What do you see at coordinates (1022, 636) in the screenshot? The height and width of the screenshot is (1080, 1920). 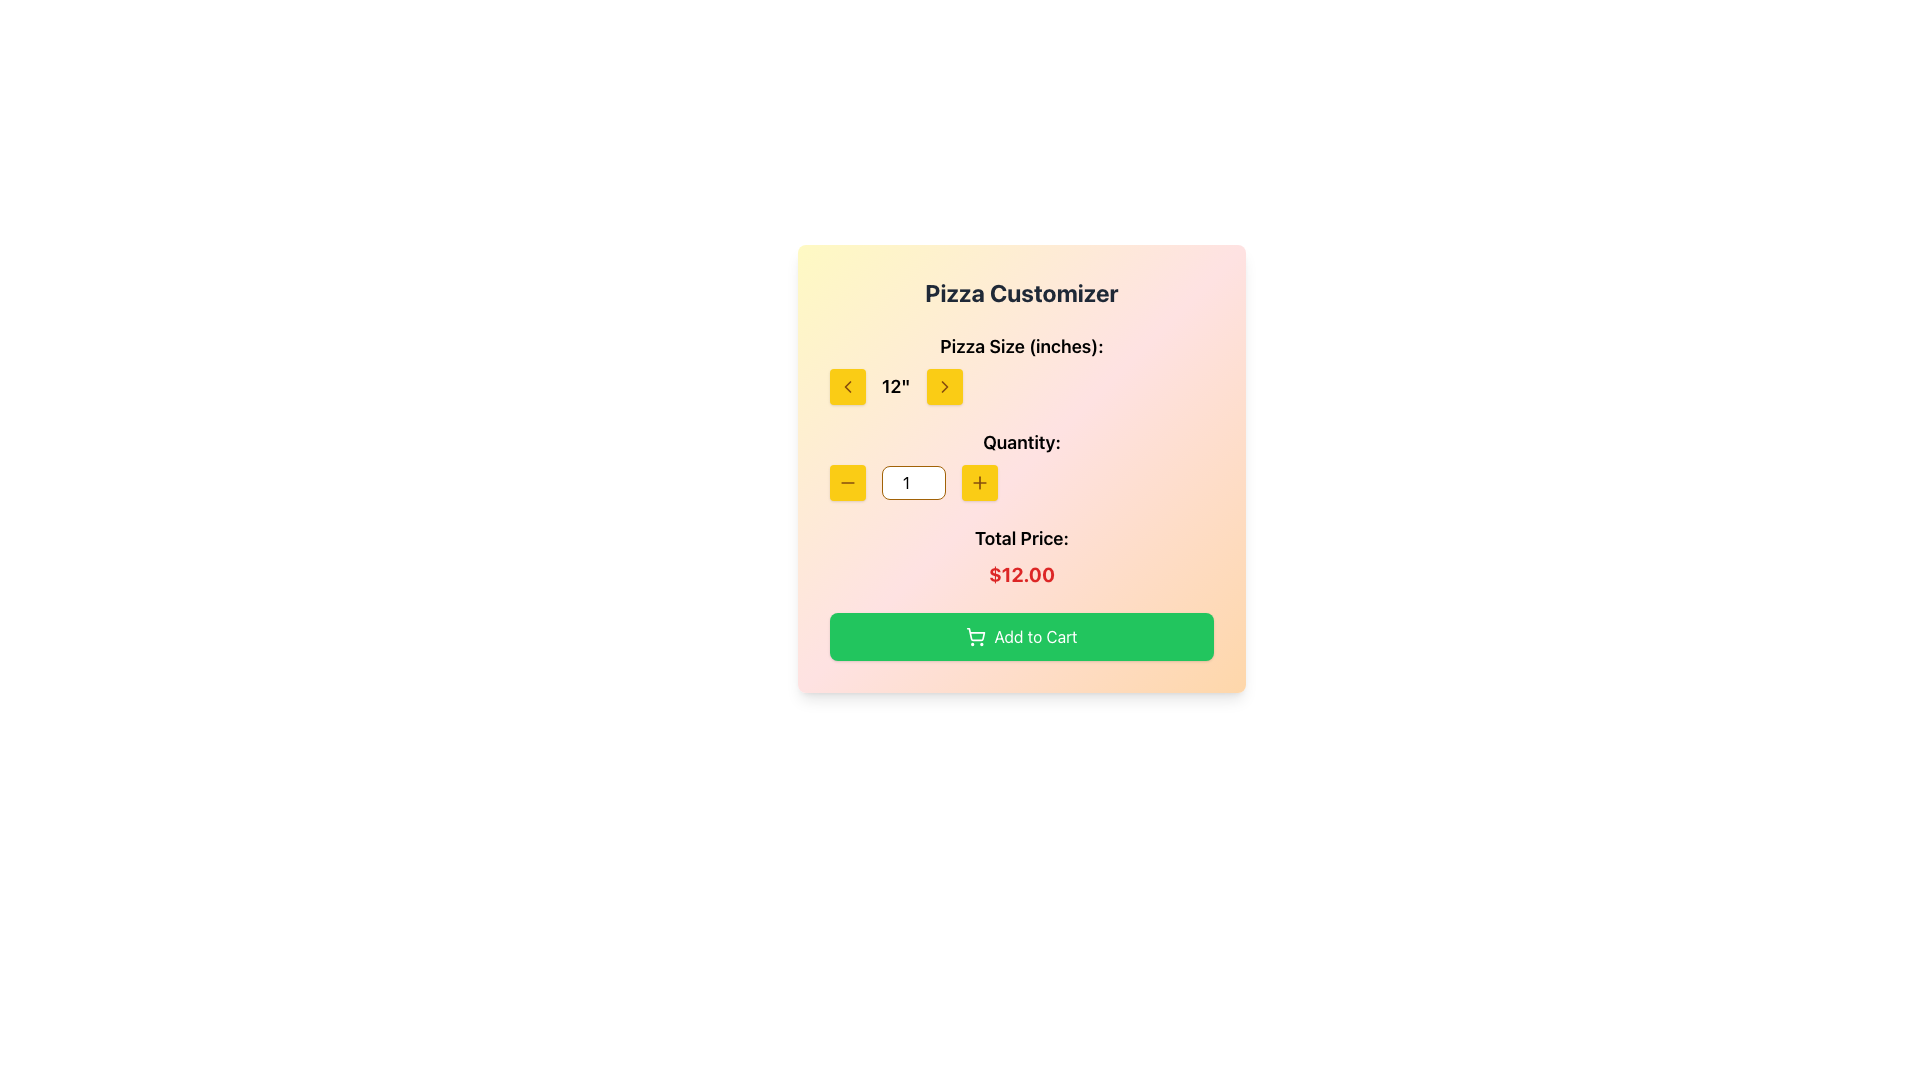 I see `the prominent green 'Add to Cart' button located at the bottom of the Pizza Customizer UI to observe any hover effects` at bounding box center [1022, 636].